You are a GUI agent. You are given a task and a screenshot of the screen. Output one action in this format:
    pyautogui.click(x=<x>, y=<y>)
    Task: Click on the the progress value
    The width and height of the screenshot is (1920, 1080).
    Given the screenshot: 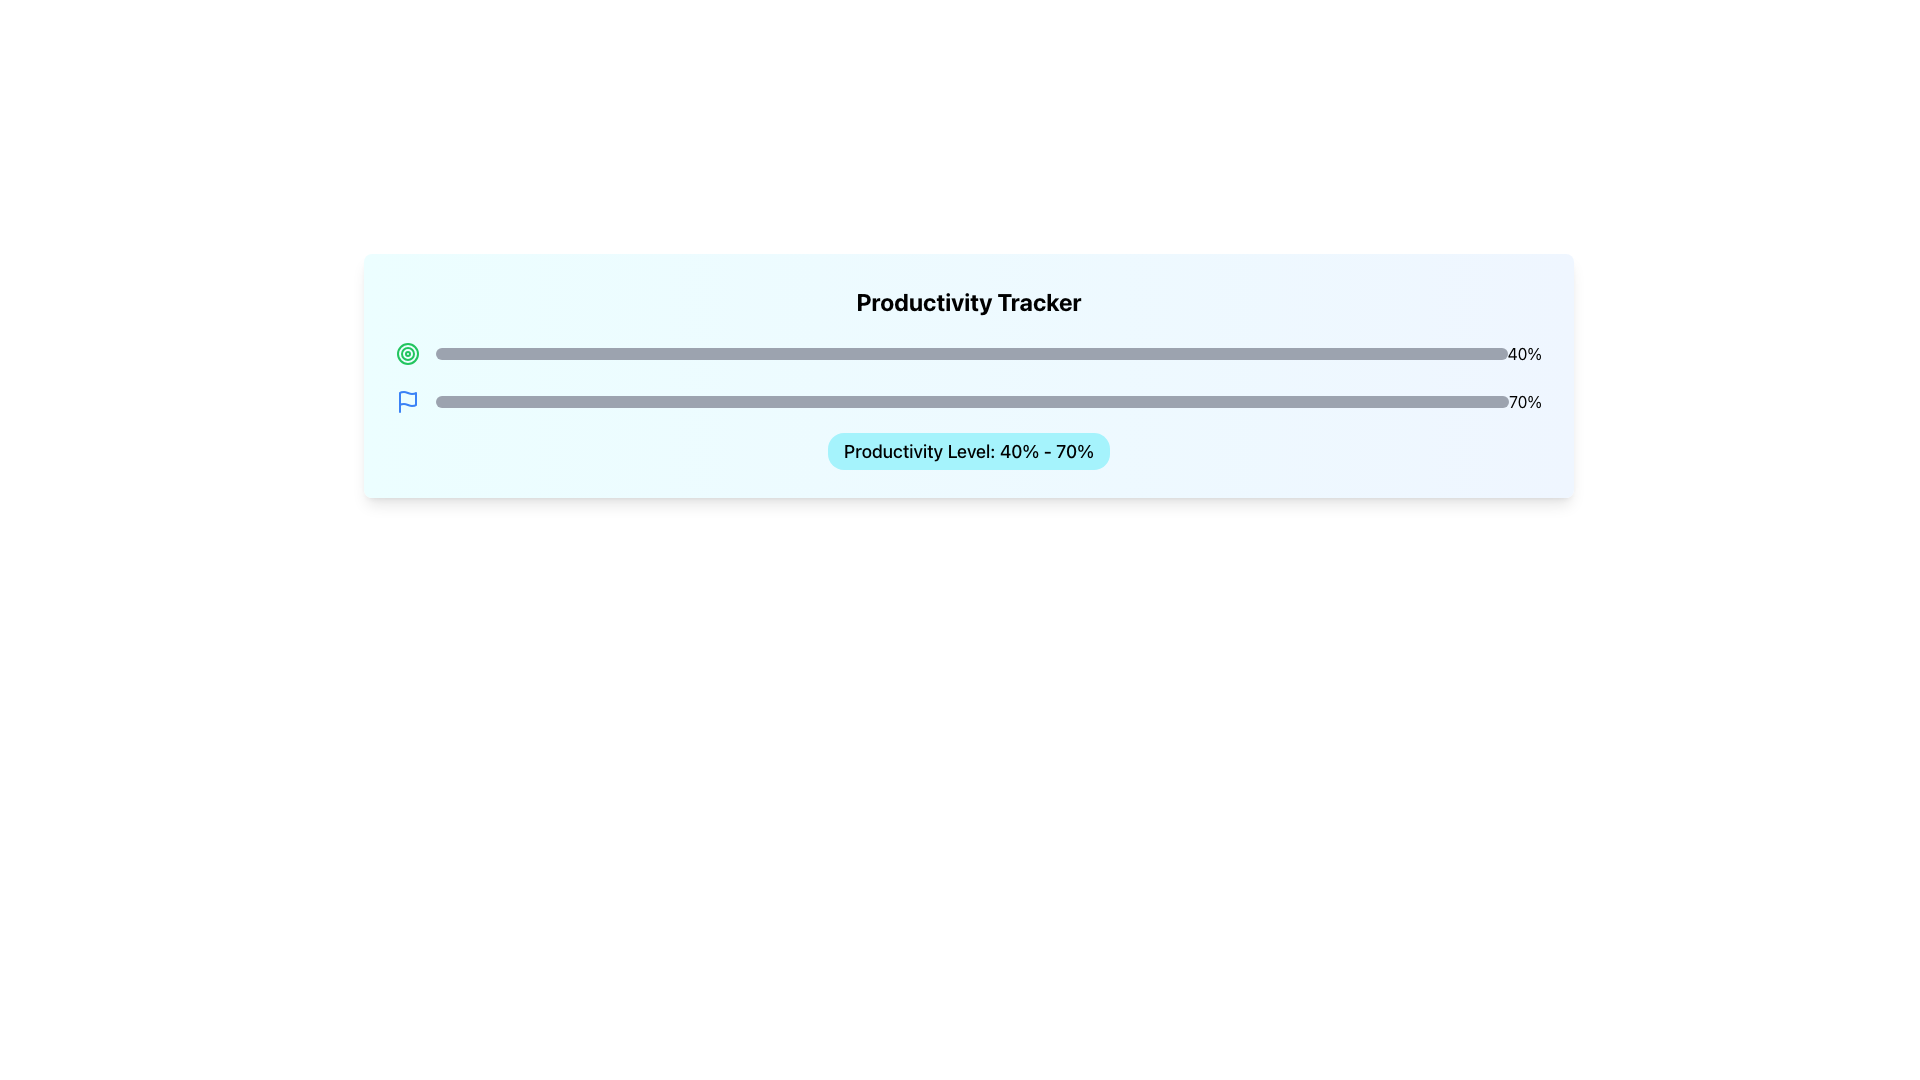 What is the action you would take?
    pyautogui.click(x=682, y=401)
    